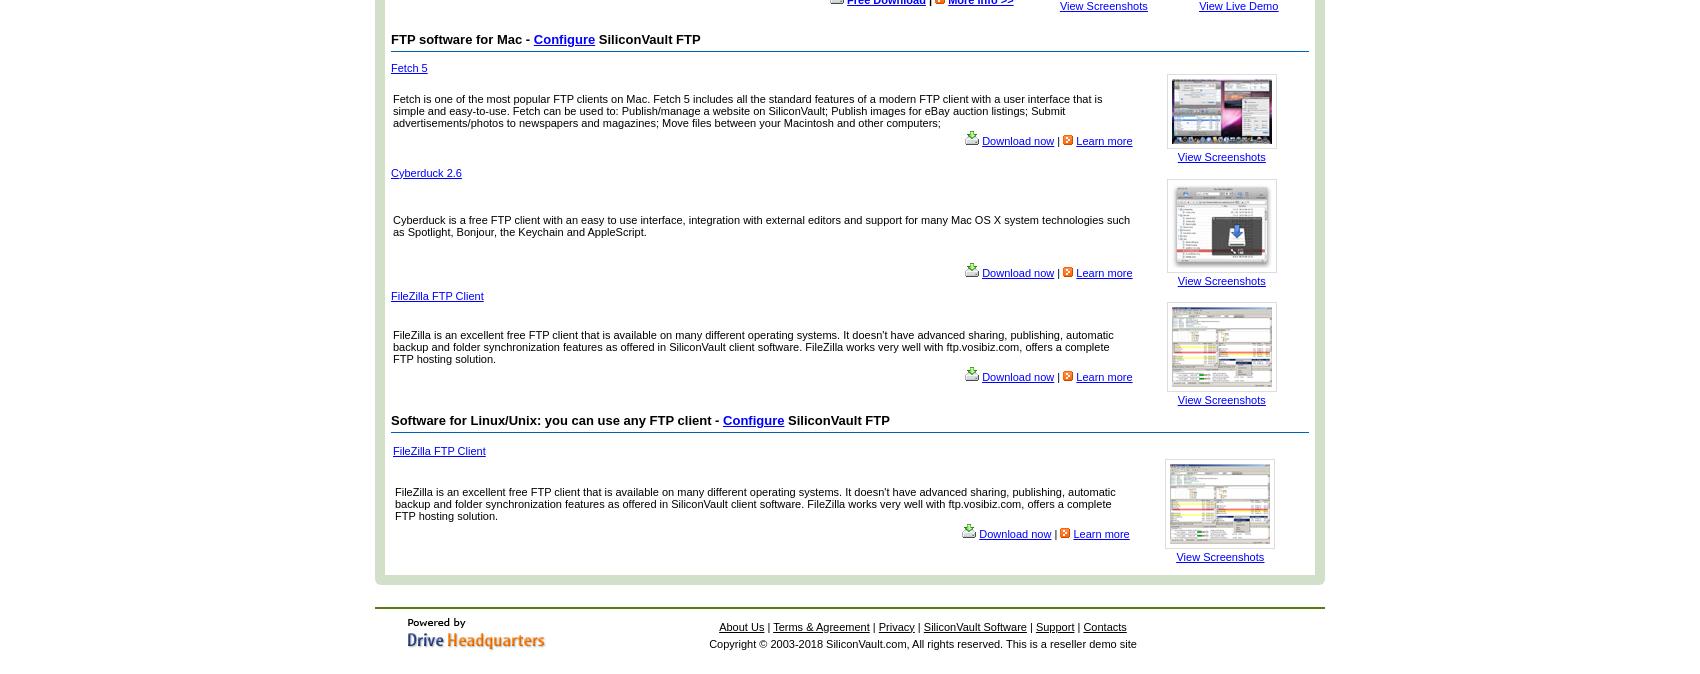 The height and width of the screenshot is (674, 1700). Describe the element at coordinates (760, 224) in the screenshot. I see `'Cyberduck is a free FTP client with an easy to use interface, integration with external editors and support for many Mac OS X system technologies such as Spotlight, Bonjour, the Keychain and AppleScript.'` at that location.